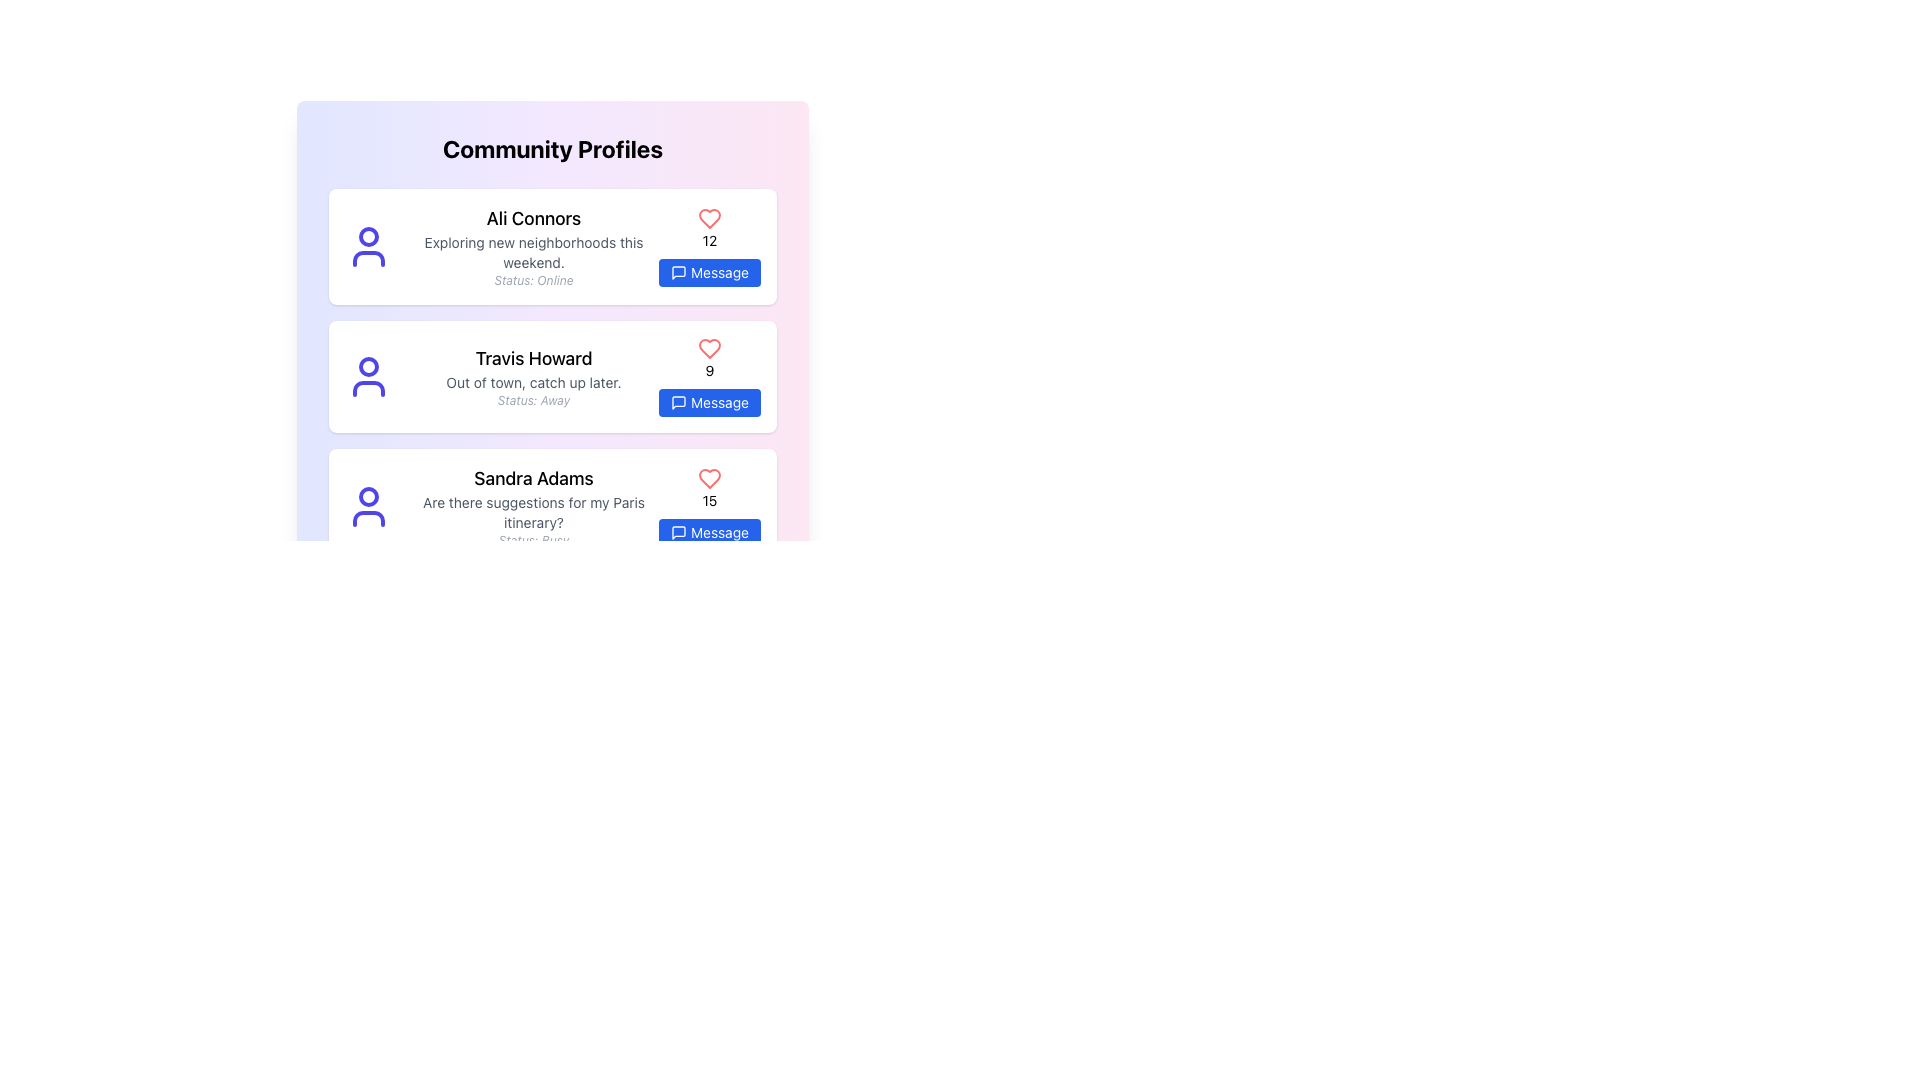 The width and height of the screenshot is (1920, 1080). Describe the element at coordinates (710, 370) in the screenshot. I see `number displayed in the static text component showing likes or favorites for Travis Howard, located in the second profile card of the community profile section, positioned below the red heart icon and above the 'Message' button` at that location.